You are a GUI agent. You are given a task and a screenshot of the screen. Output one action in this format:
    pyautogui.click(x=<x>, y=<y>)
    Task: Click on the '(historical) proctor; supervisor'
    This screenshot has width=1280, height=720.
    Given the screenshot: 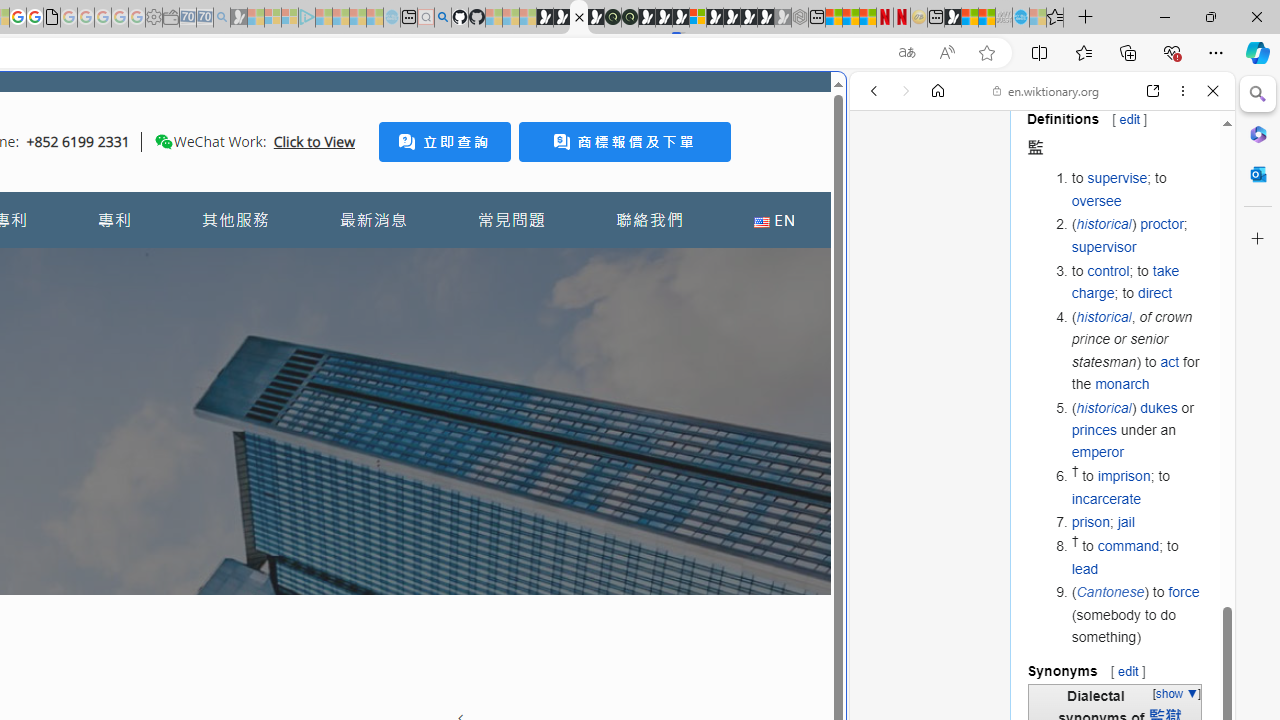 What is the action you would take?
    pyautogui.click(x=1137, y=235)
    